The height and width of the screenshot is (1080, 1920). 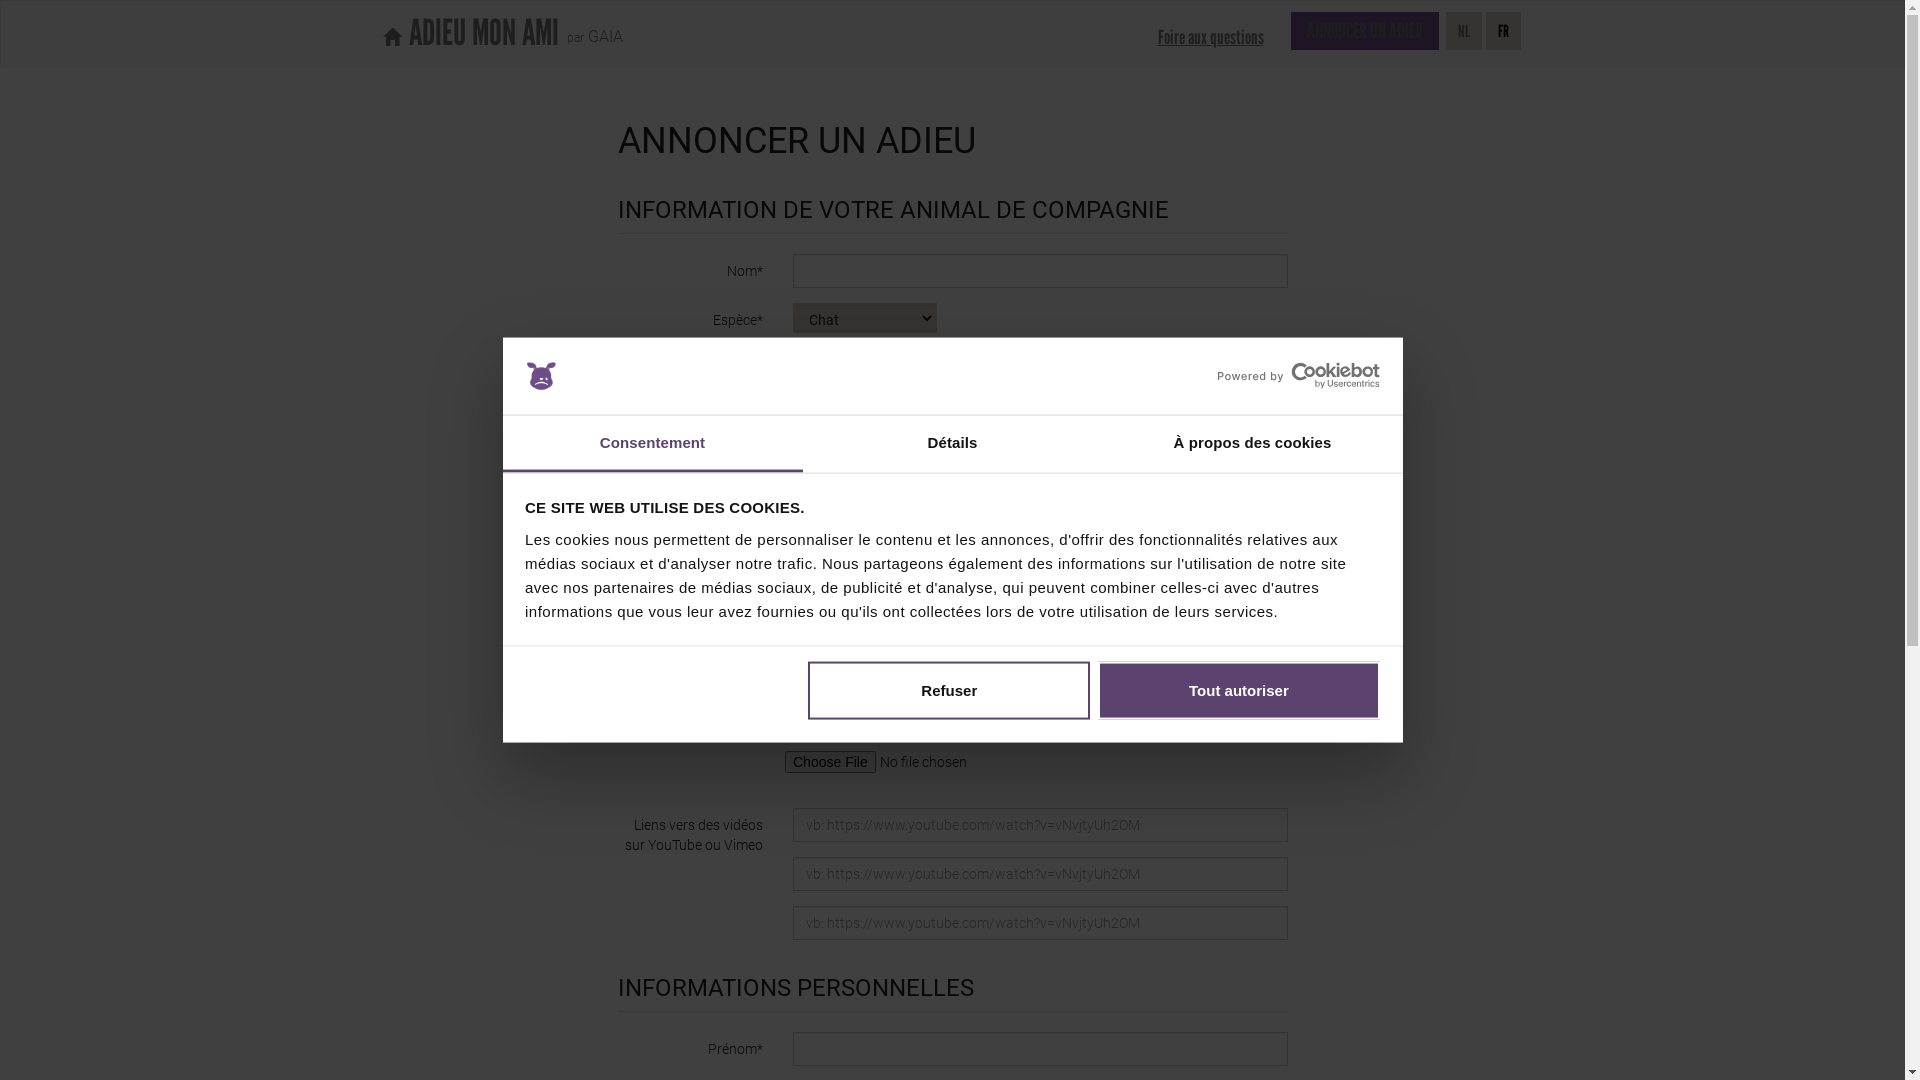 What do you see at coordinates (589, 30) in the screenshot?
I see `'par GAIA'` at bounding box center [589, 30].